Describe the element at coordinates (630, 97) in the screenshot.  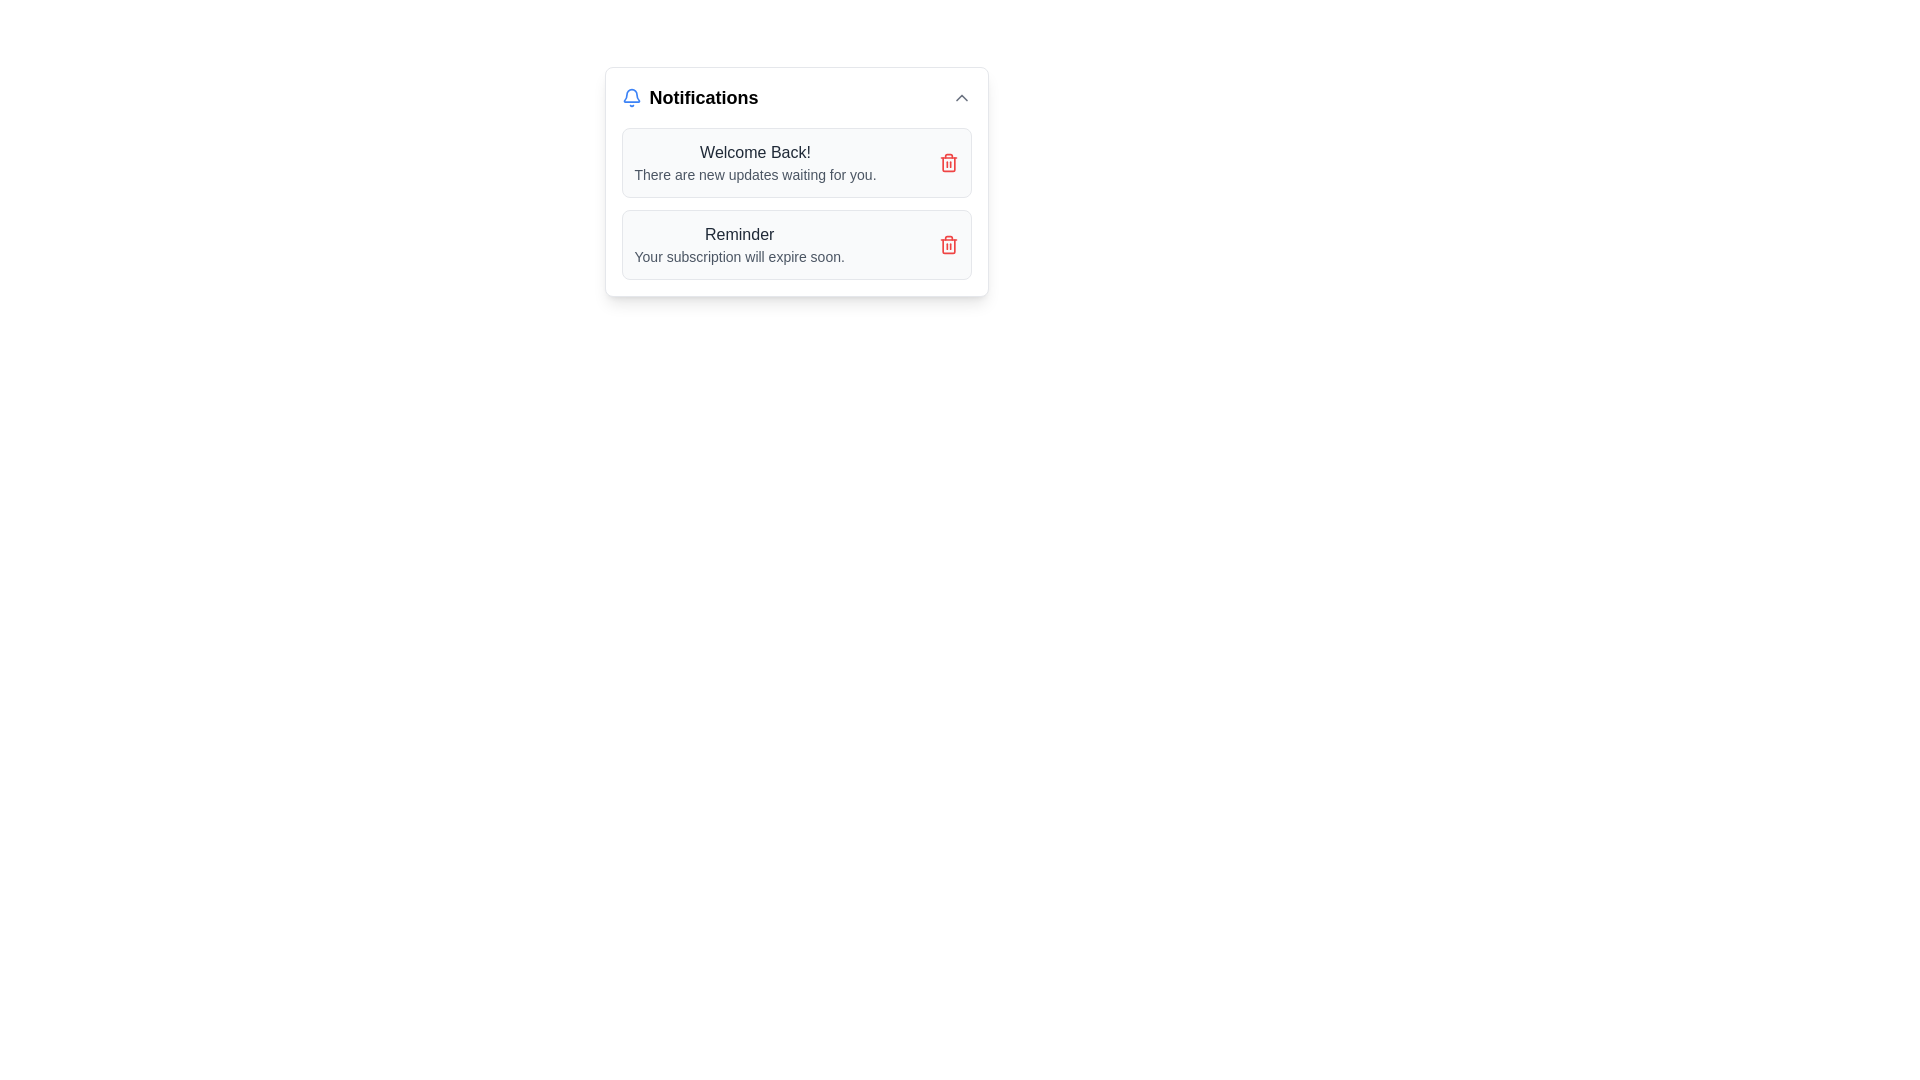
I see `the bell icon with a blue stroke located to the left of the 'Notifications' text` at that location.